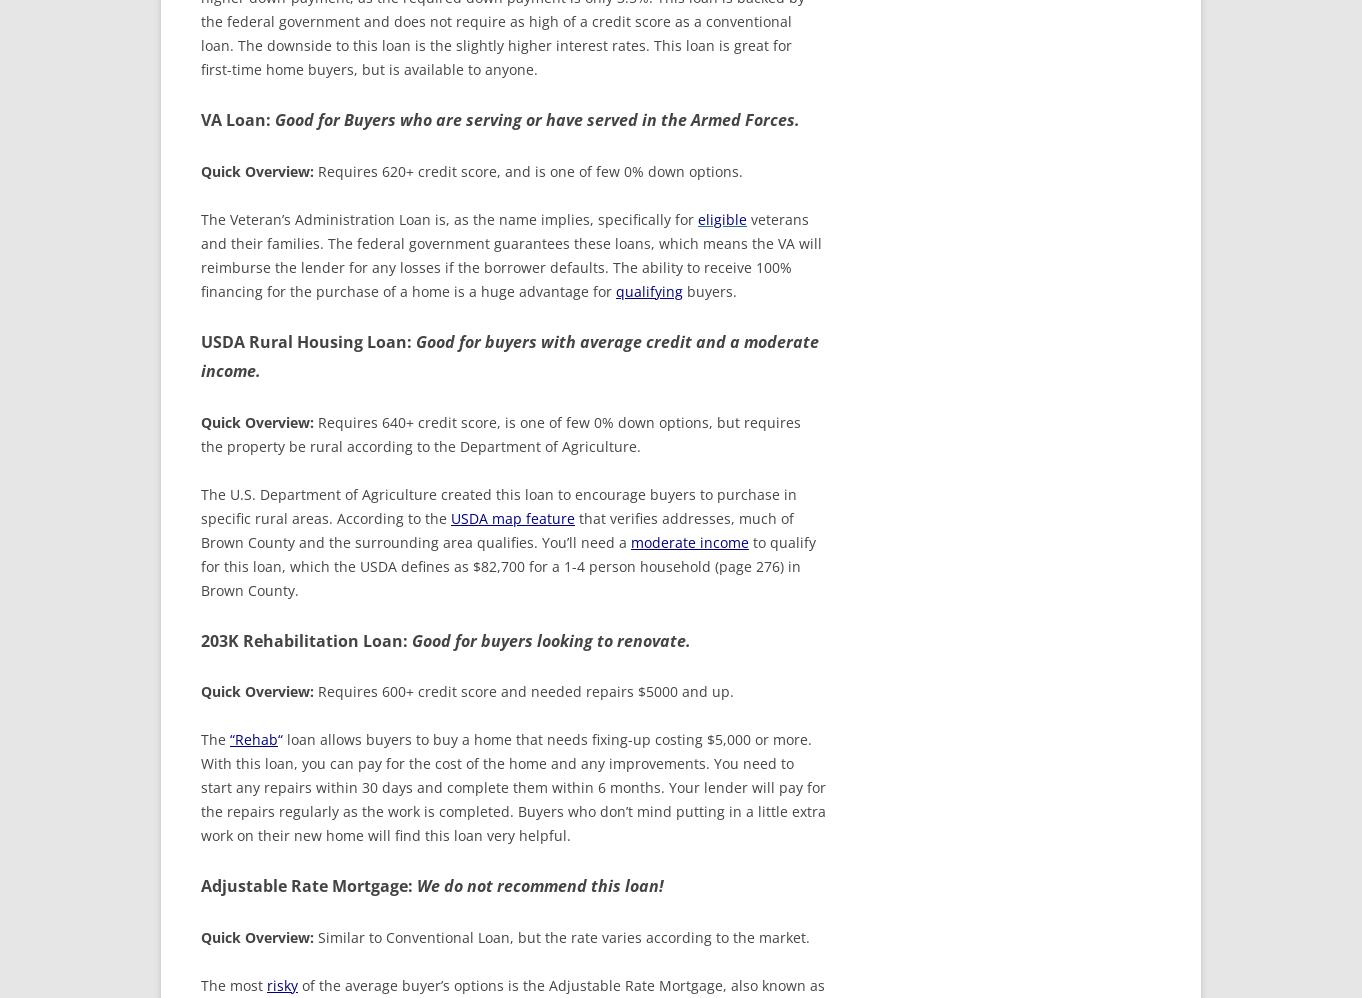 This screenshot has width=1362, height=998. Describe the element at coordinates (496, 529) in the screenshot. I see `'that verifies addresses, much of Brown County and the surrounding area qualifies. You’ll need a'` at that location.